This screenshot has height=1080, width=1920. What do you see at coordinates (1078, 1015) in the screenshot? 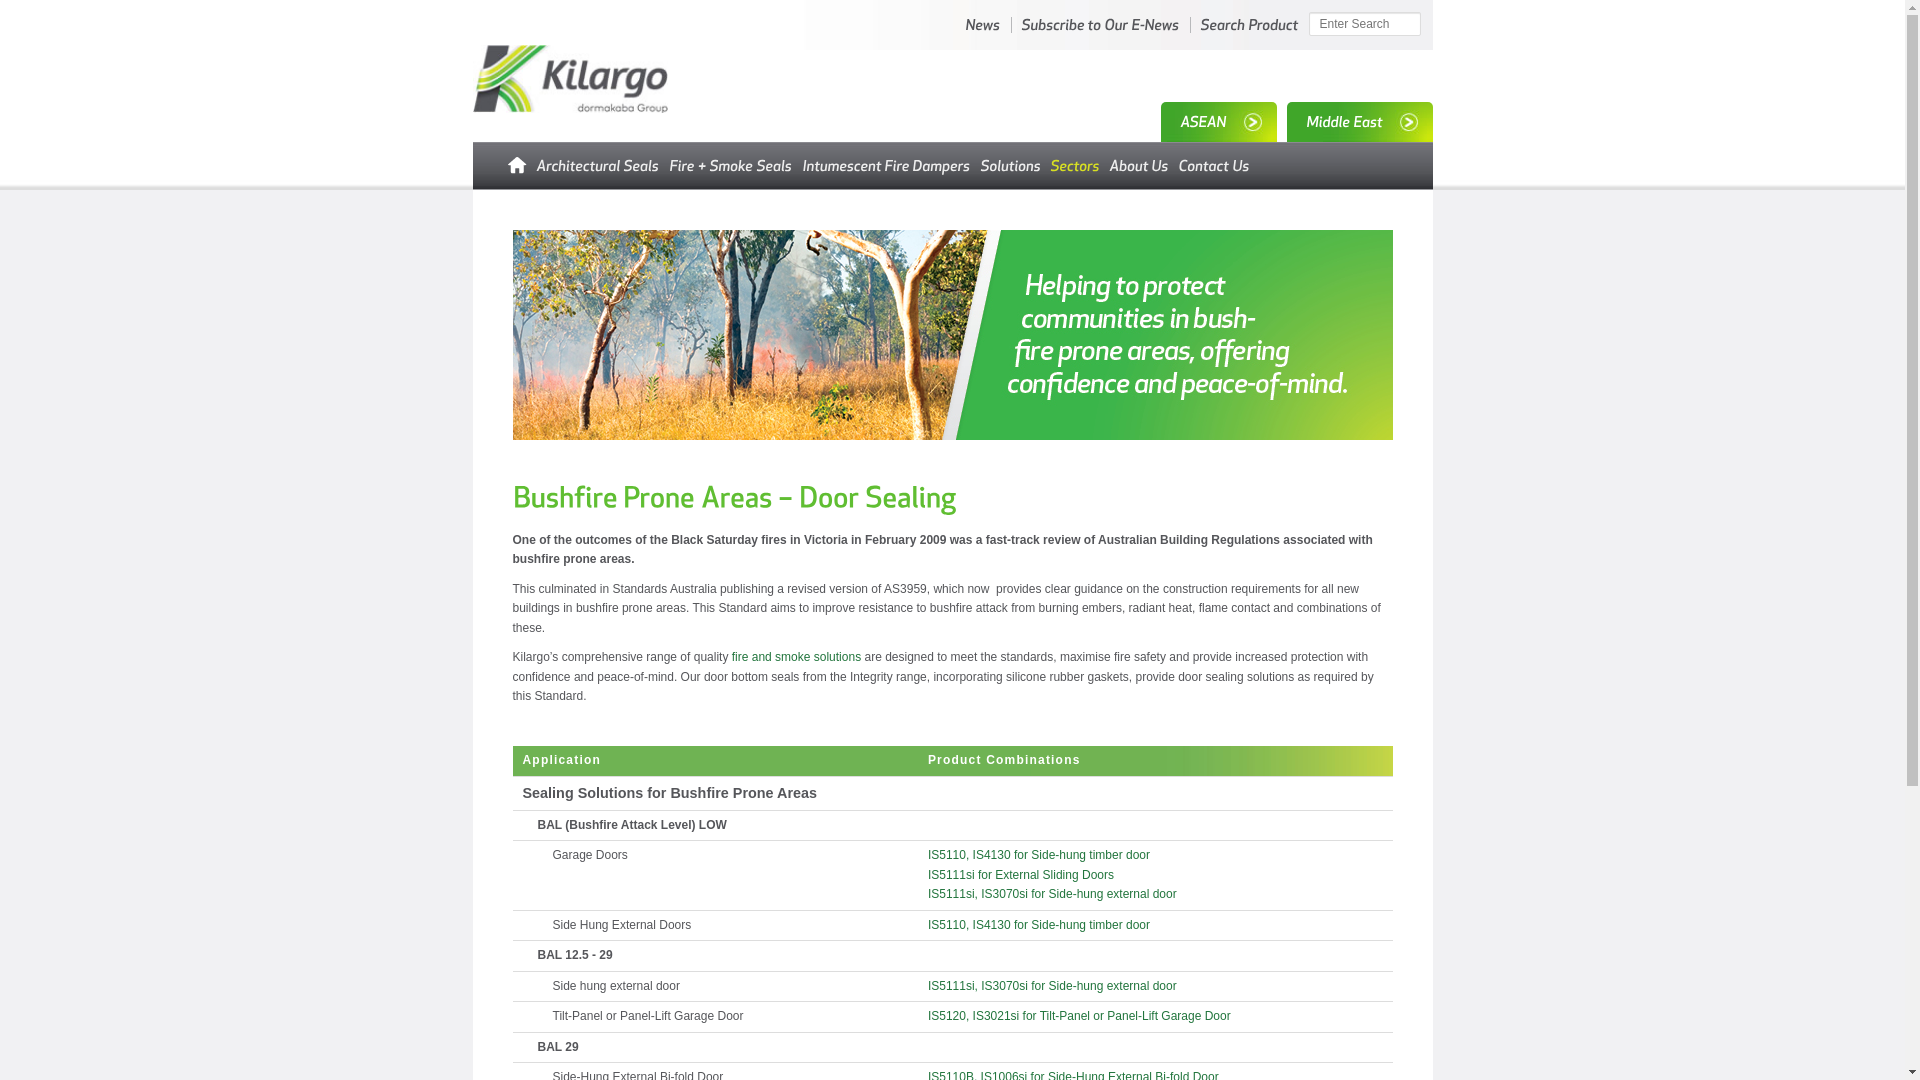
I see `'IS5120, IS3021si for Tilt-Panel or Panel-Lift Garage Door'` at bounding box center [1078, 1015].